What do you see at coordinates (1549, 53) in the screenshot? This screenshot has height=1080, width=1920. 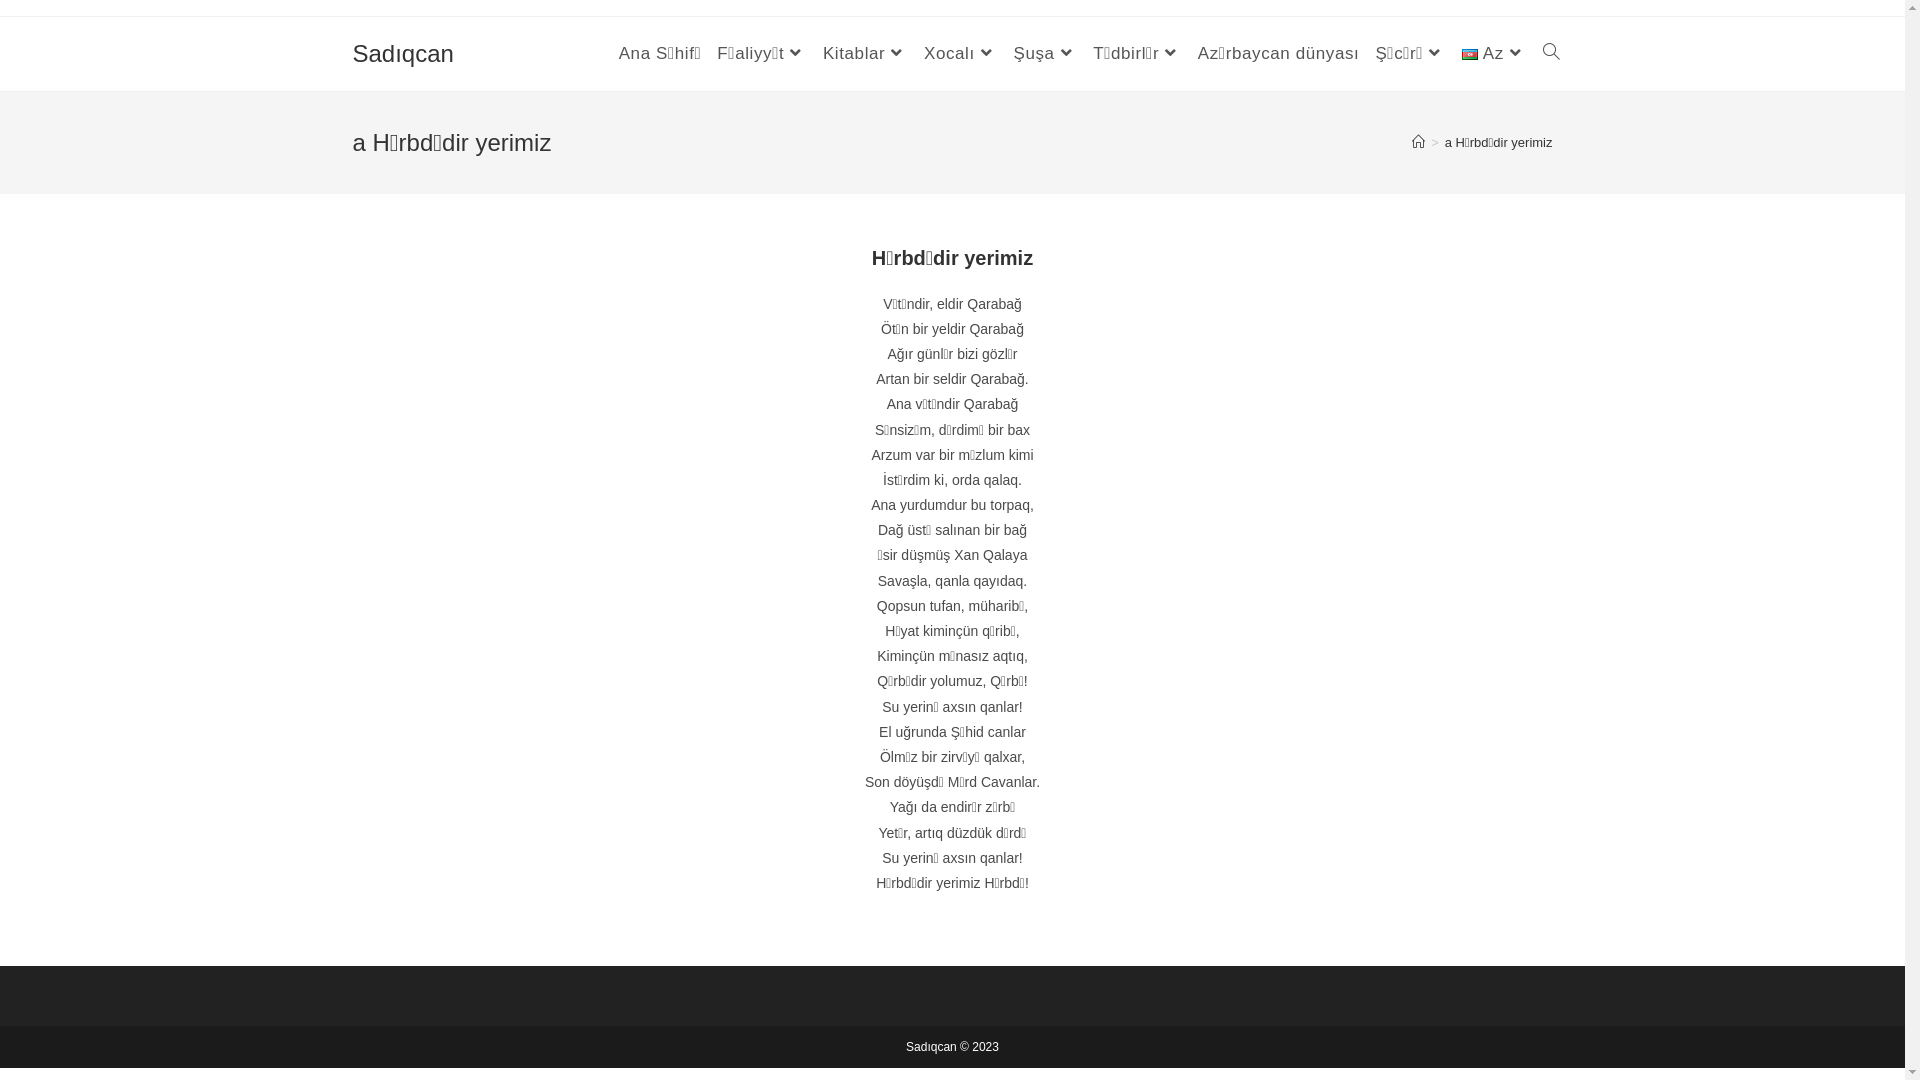 I see `'Toggle website search'` at bounding box center [1549, 53].